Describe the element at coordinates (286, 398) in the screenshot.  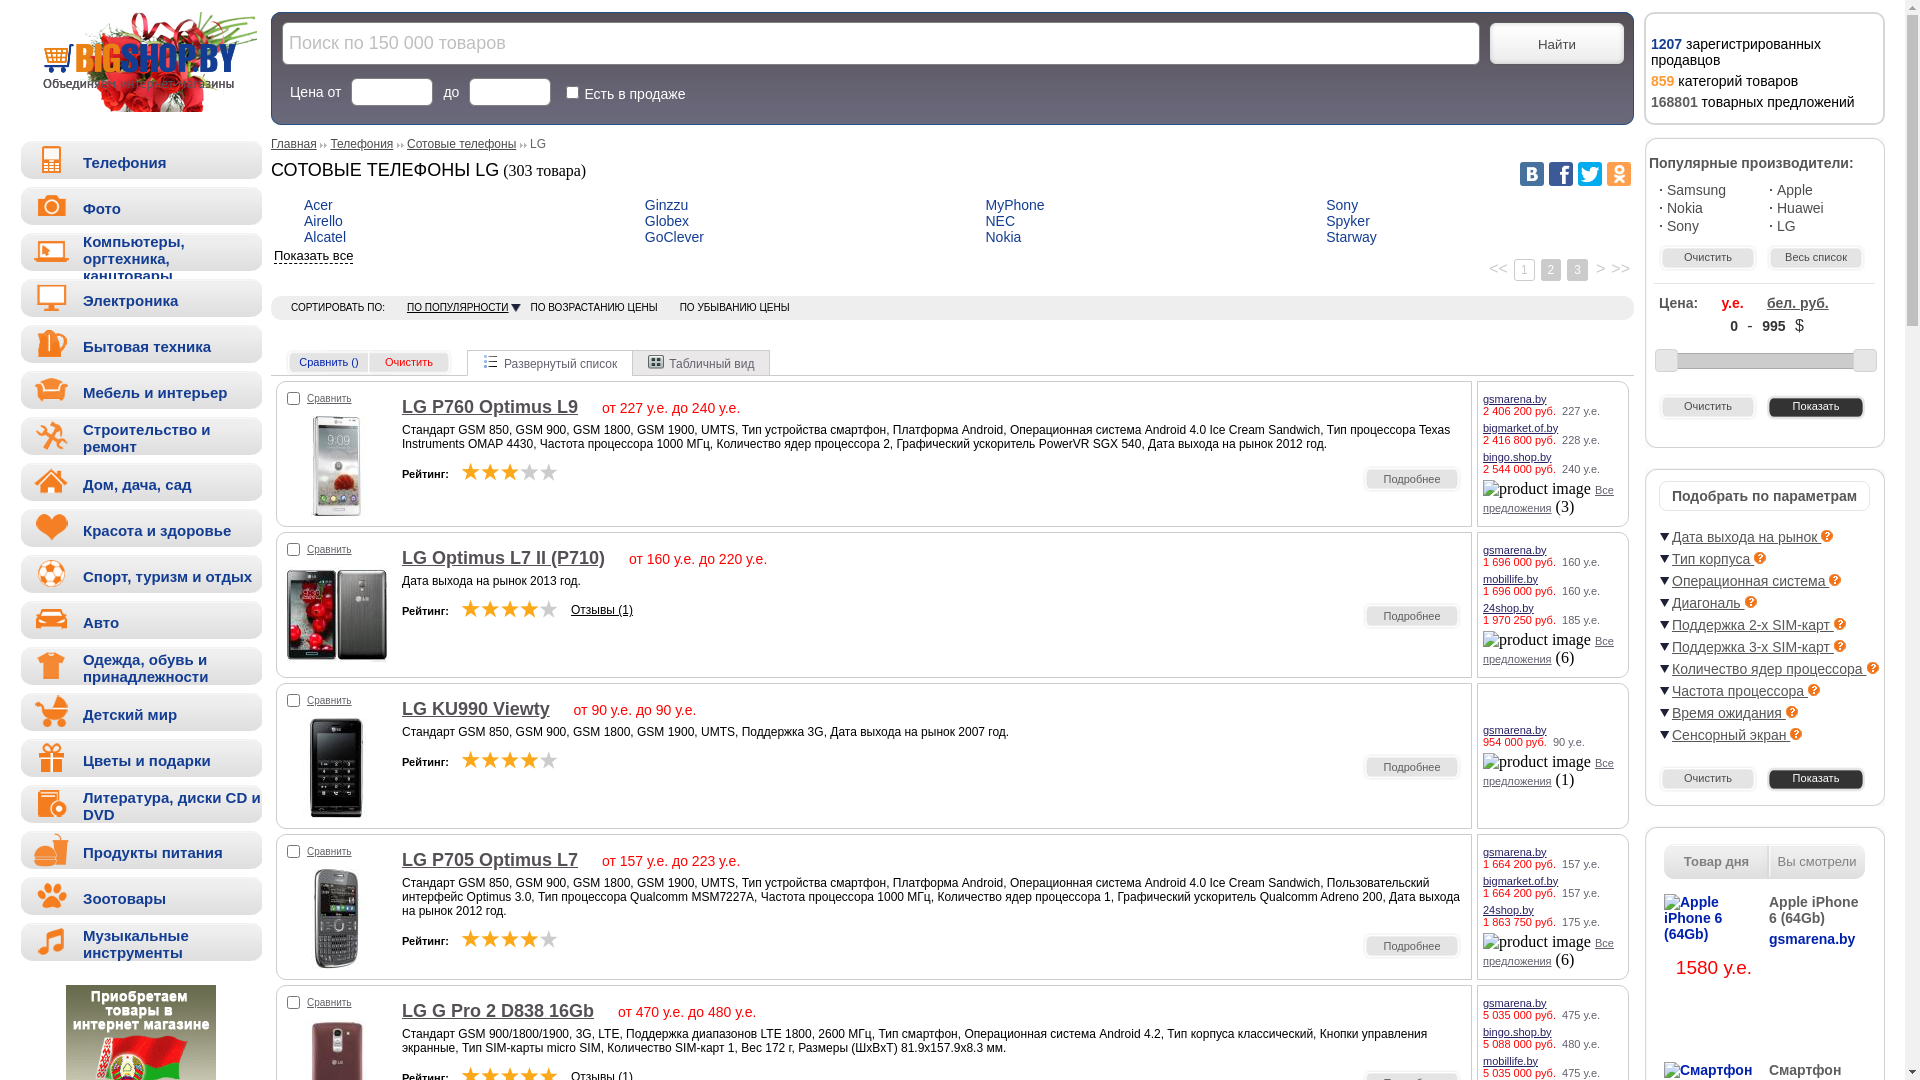
I see `'40081'` at that location.